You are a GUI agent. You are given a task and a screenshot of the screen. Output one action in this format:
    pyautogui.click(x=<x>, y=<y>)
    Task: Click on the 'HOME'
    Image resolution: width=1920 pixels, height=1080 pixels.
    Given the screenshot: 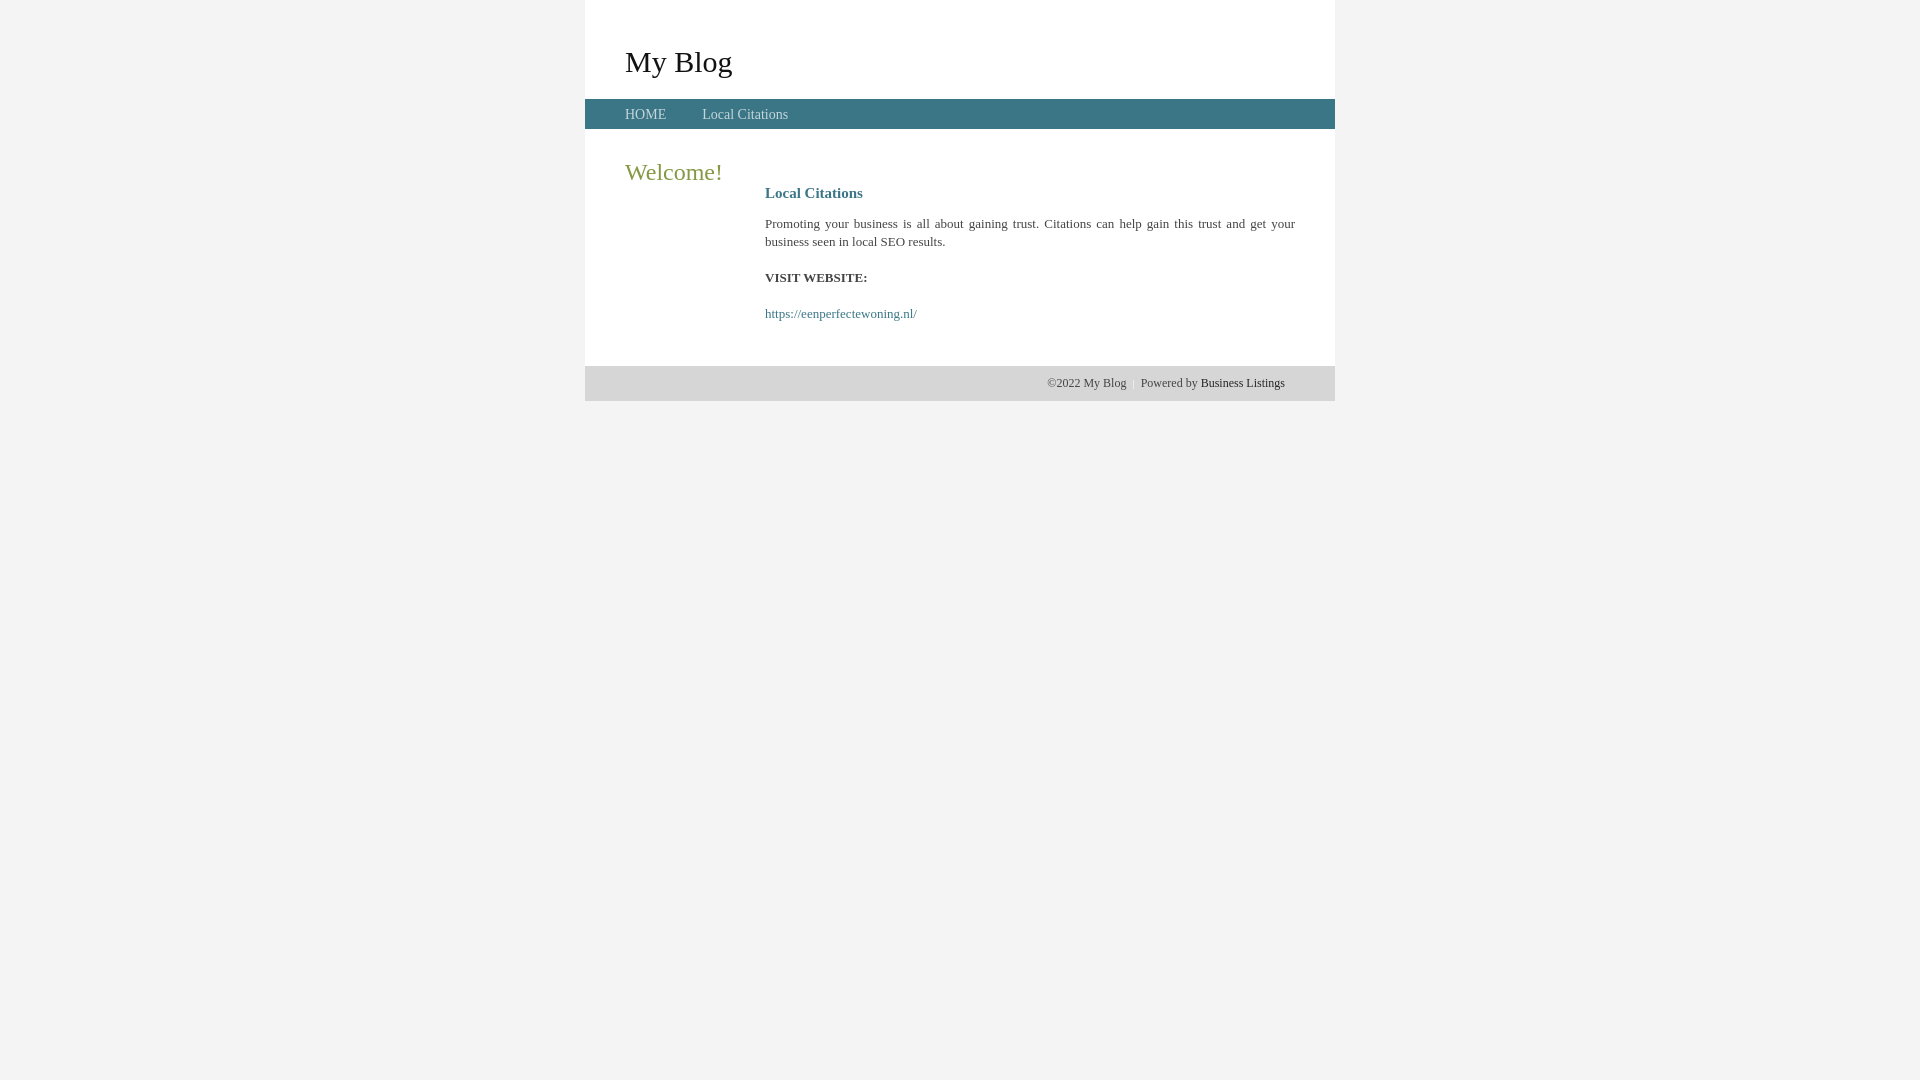 What is the action you would take?
    pyautogui.click(x=645, y=114)
    